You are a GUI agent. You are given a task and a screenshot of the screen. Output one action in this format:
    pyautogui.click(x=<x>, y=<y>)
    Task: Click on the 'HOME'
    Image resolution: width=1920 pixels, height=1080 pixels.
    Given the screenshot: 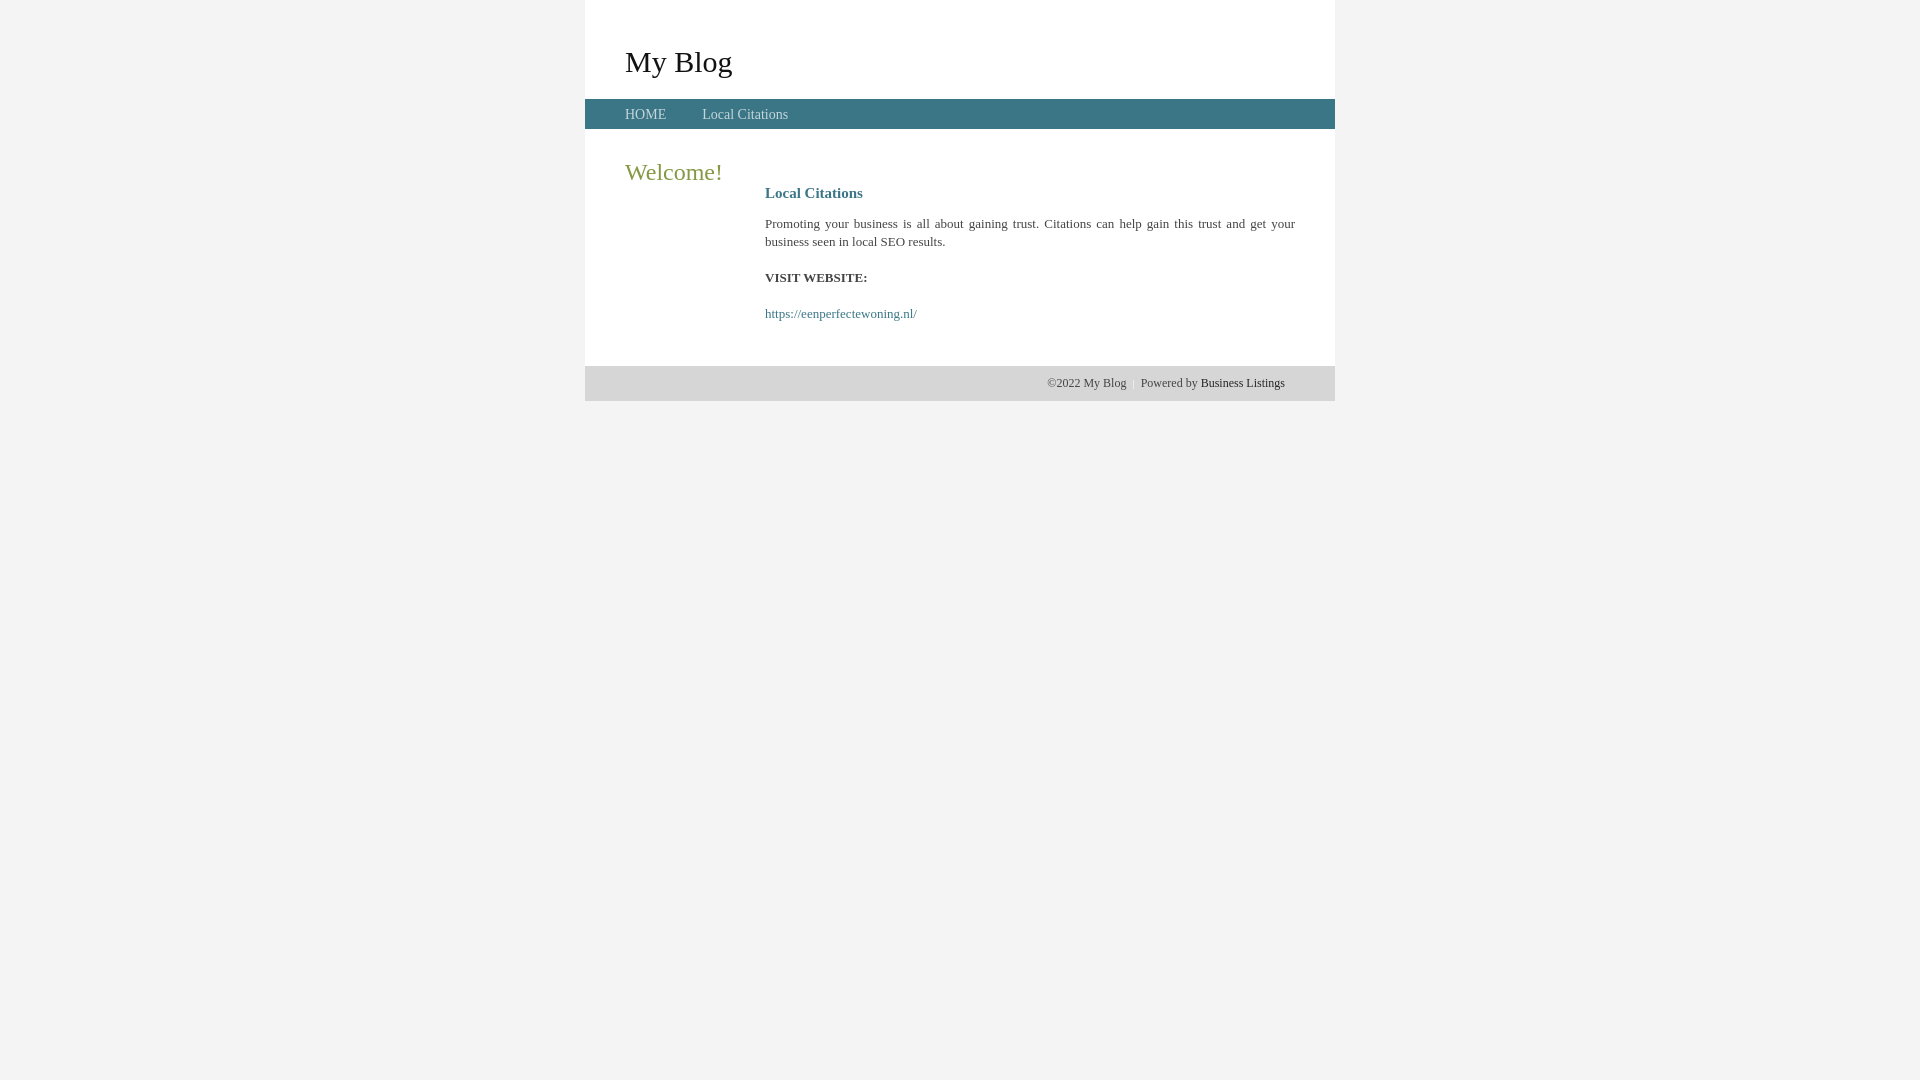 What is the action you would take?
    pyautogui.click(x=645, y=114)
    